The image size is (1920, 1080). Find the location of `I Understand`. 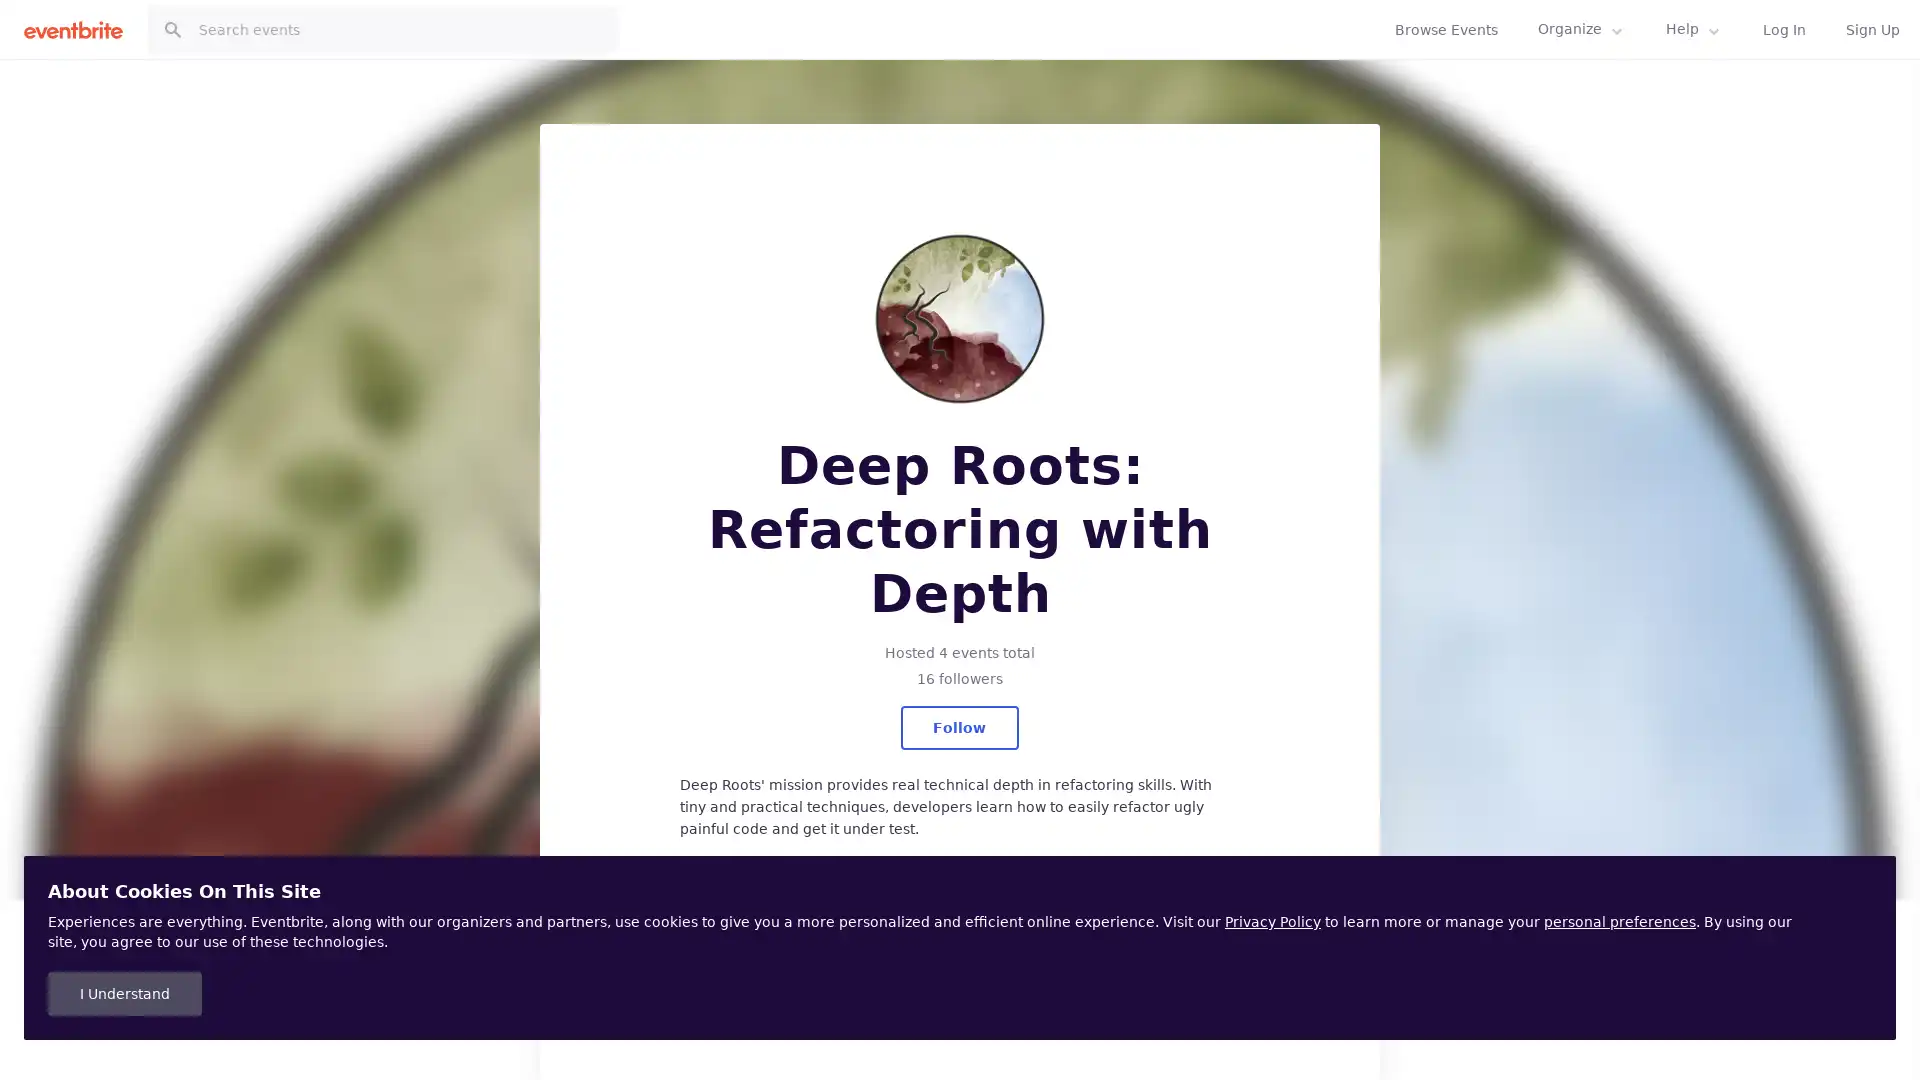

I Understand is located at coordinates (123, 994).